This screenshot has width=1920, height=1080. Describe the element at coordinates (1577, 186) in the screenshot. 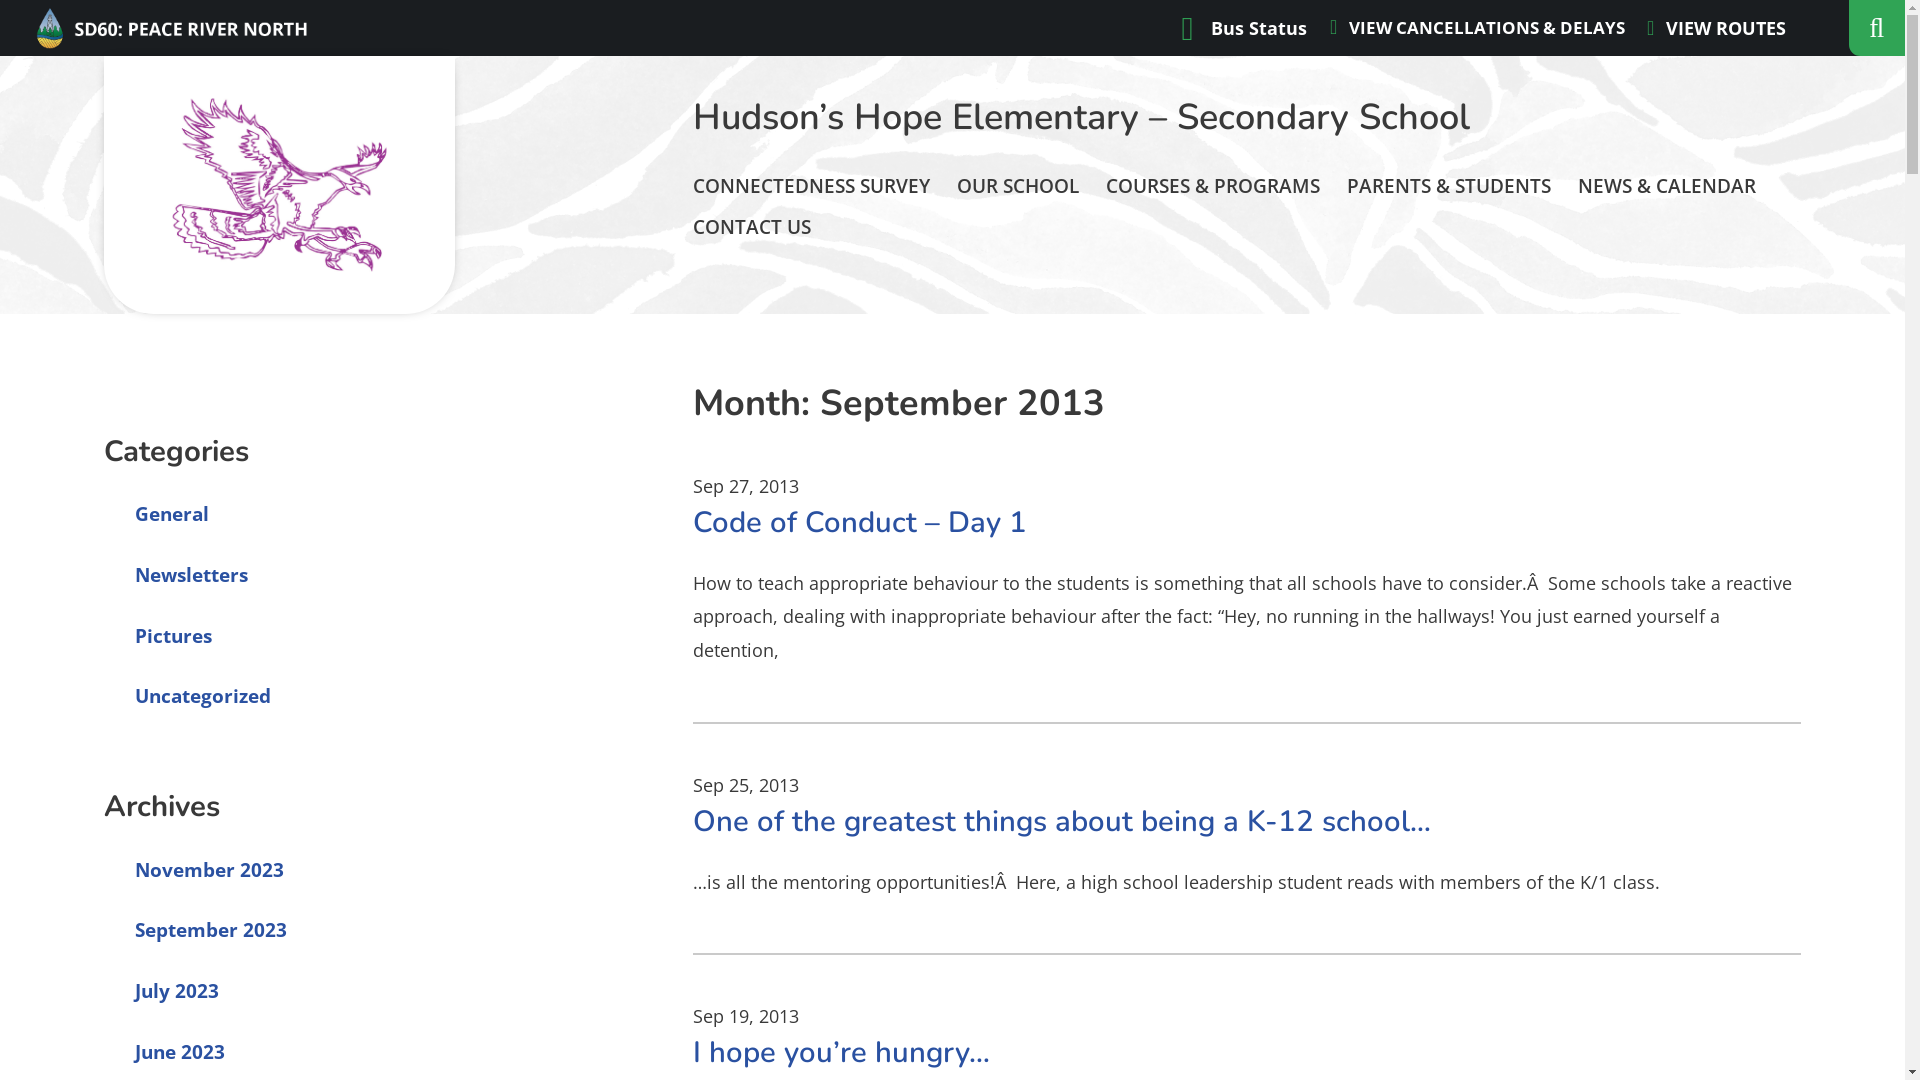

I see `'NEWS & CALENDAR'` at that location.